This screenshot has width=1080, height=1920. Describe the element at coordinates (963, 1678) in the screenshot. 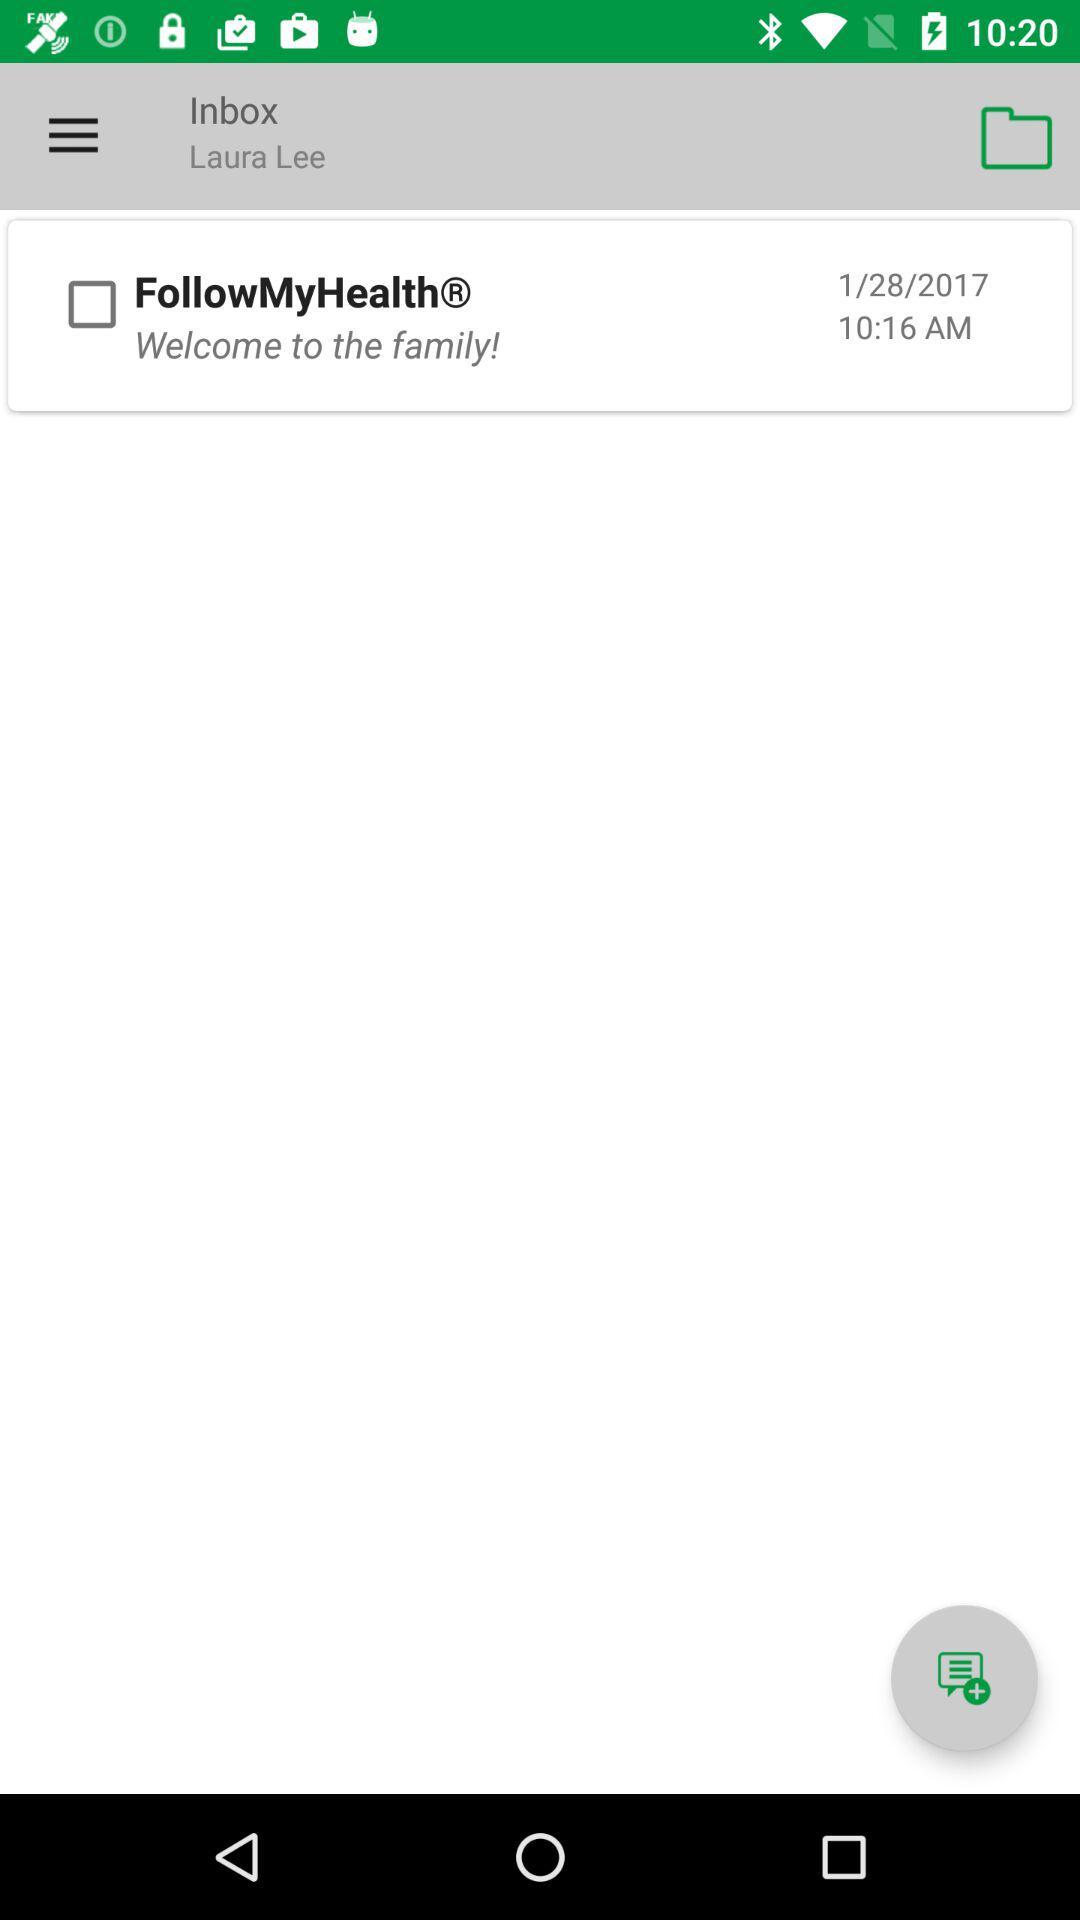

I see `item below the 10:16 am` at that location.